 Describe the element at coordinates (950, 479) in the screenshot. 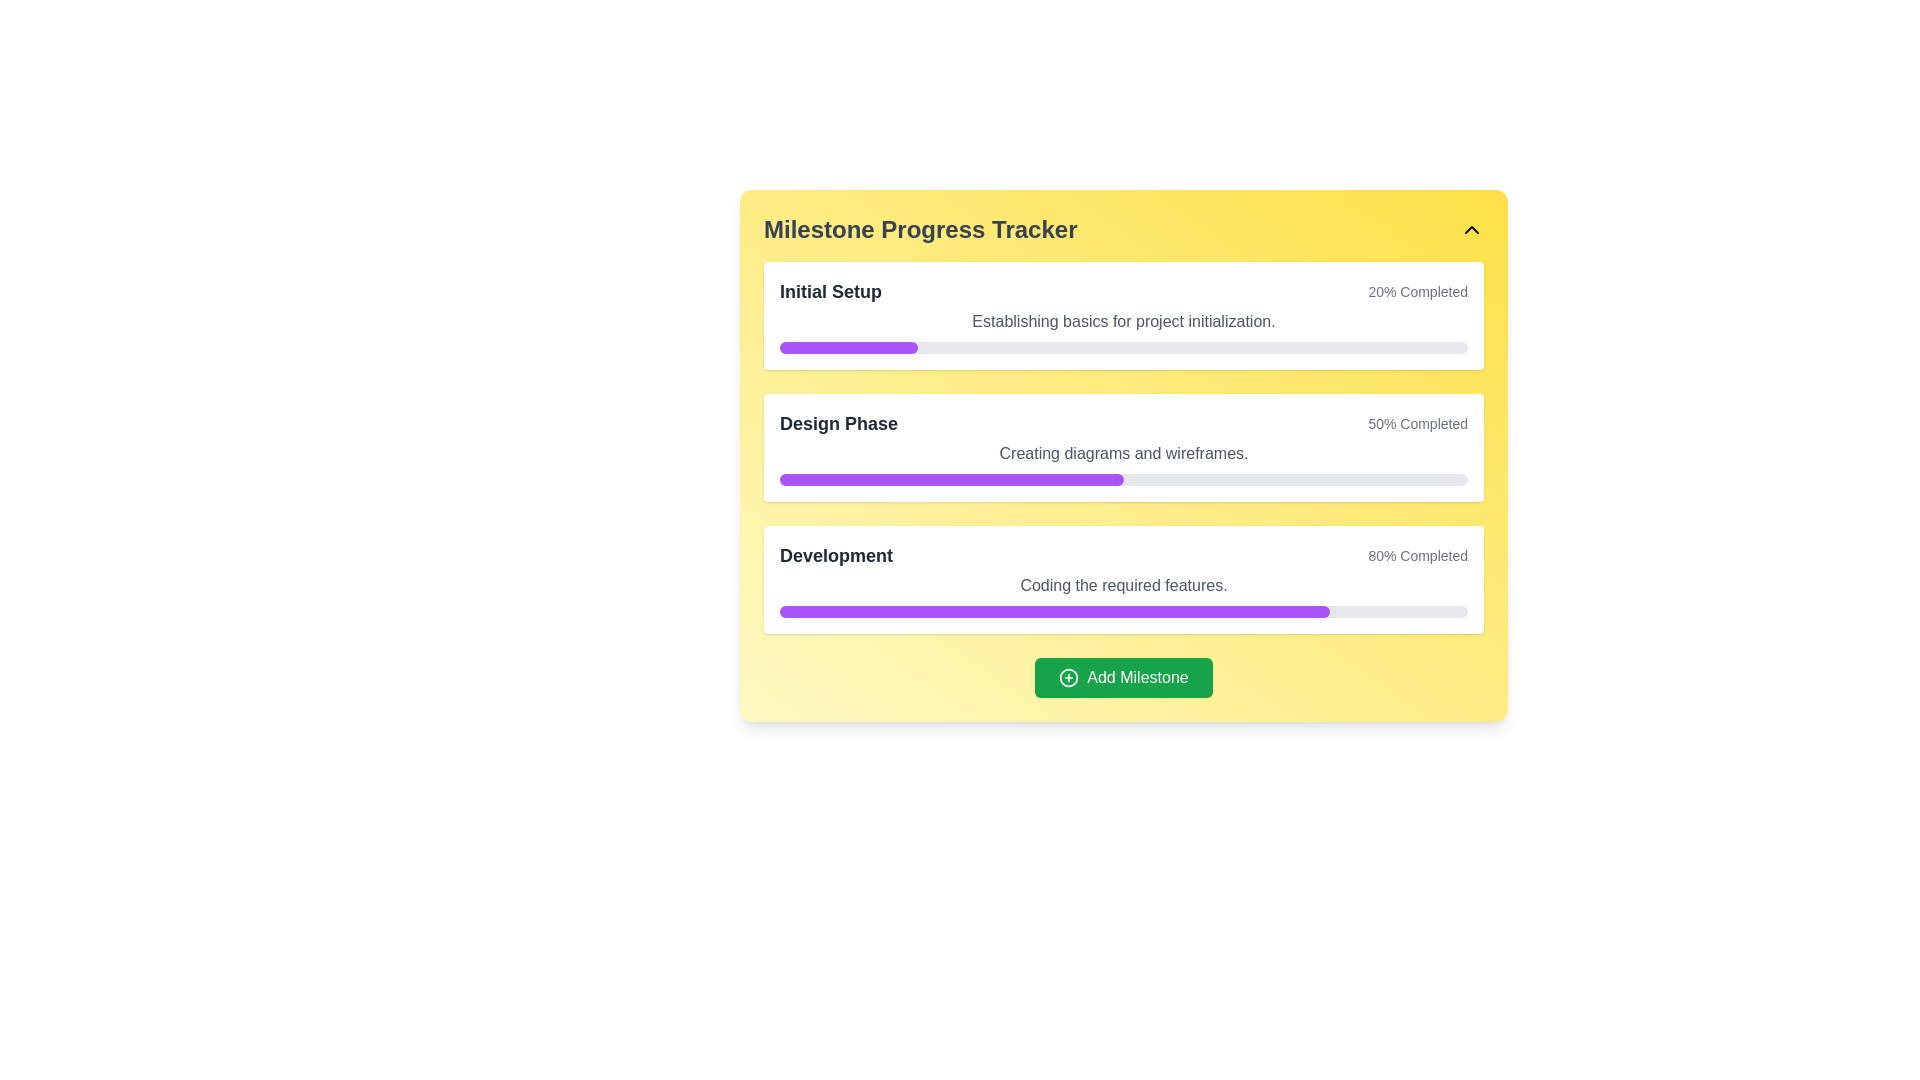

I see `the current state of the purple progress bar indicator located in the 'Design Phase' section of the milestone progress tracker, which represents 50% completion` at that location.